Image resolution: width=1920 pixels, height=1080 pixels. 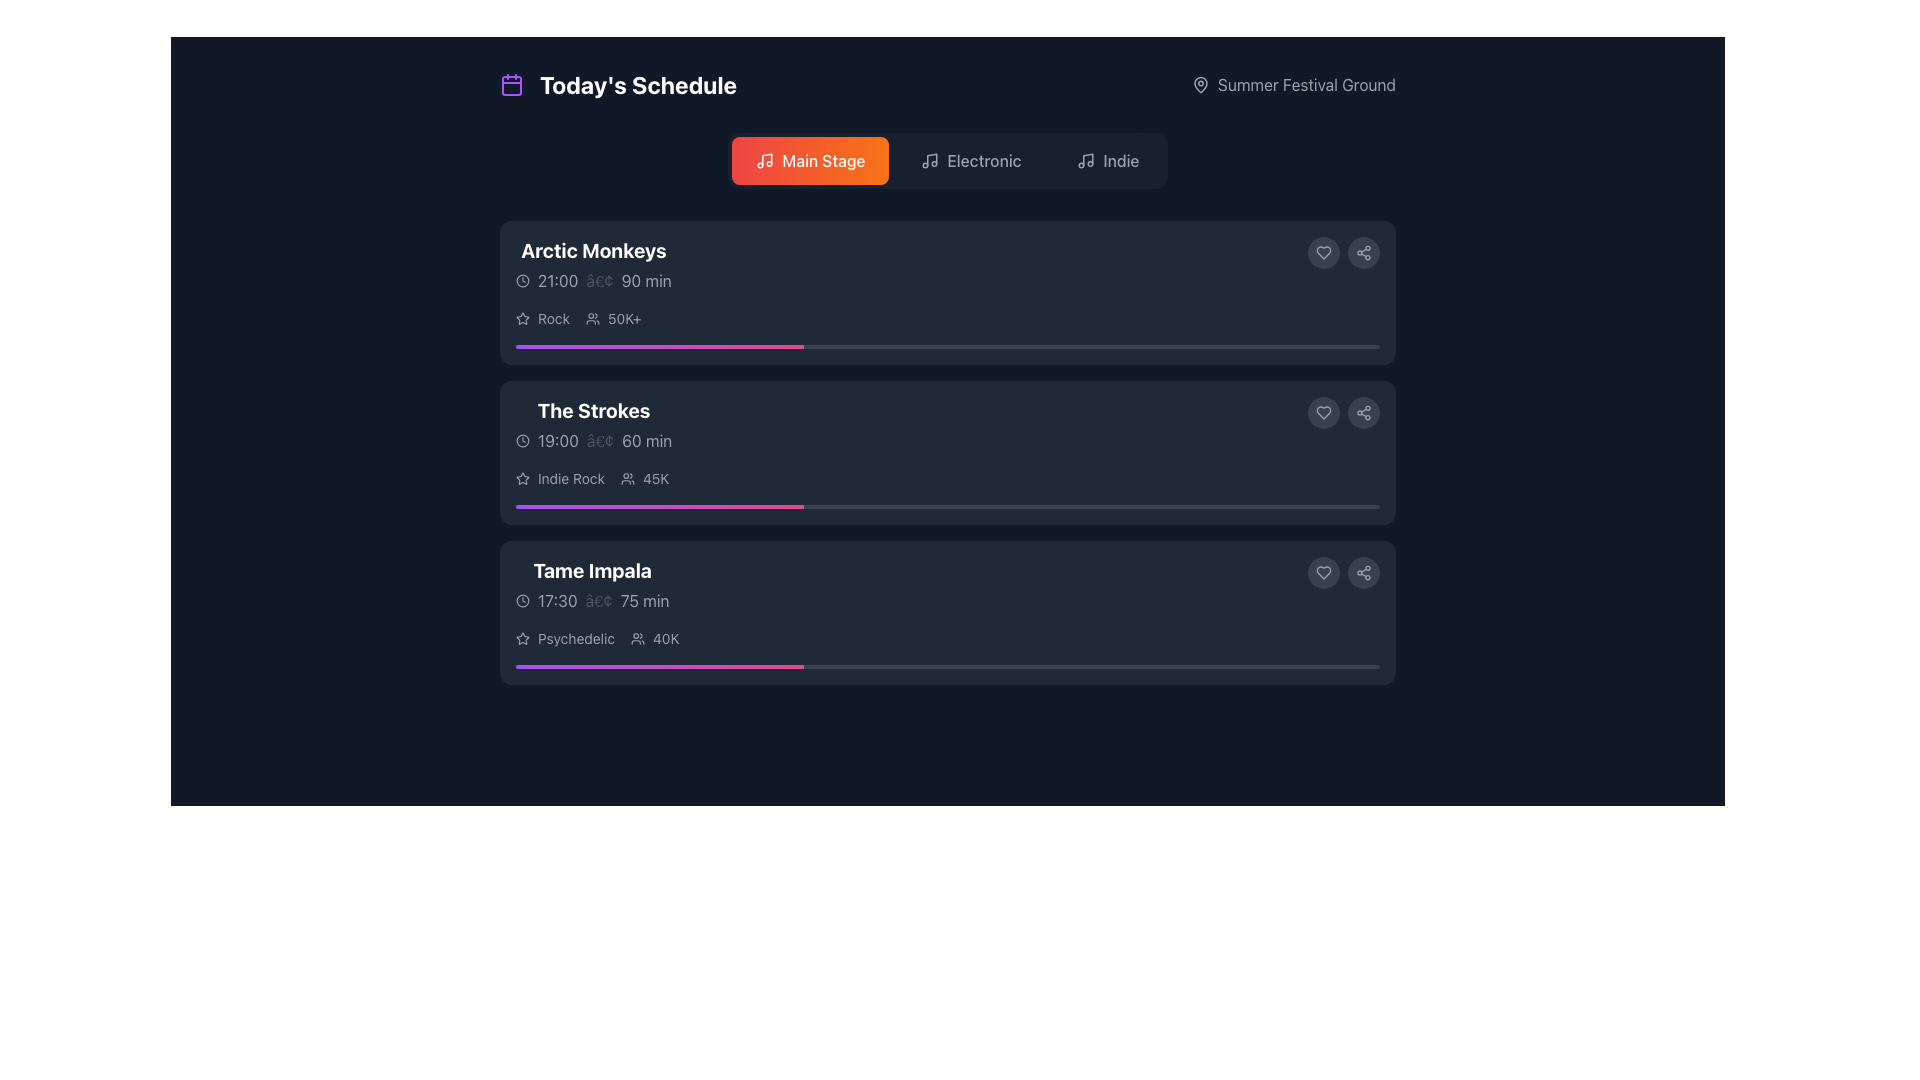 I want to click on the icon representing the genre or rating for the 'Arctic Monkeys' event, located to the left of the 'Rock' text, so click(x=523, y=318).